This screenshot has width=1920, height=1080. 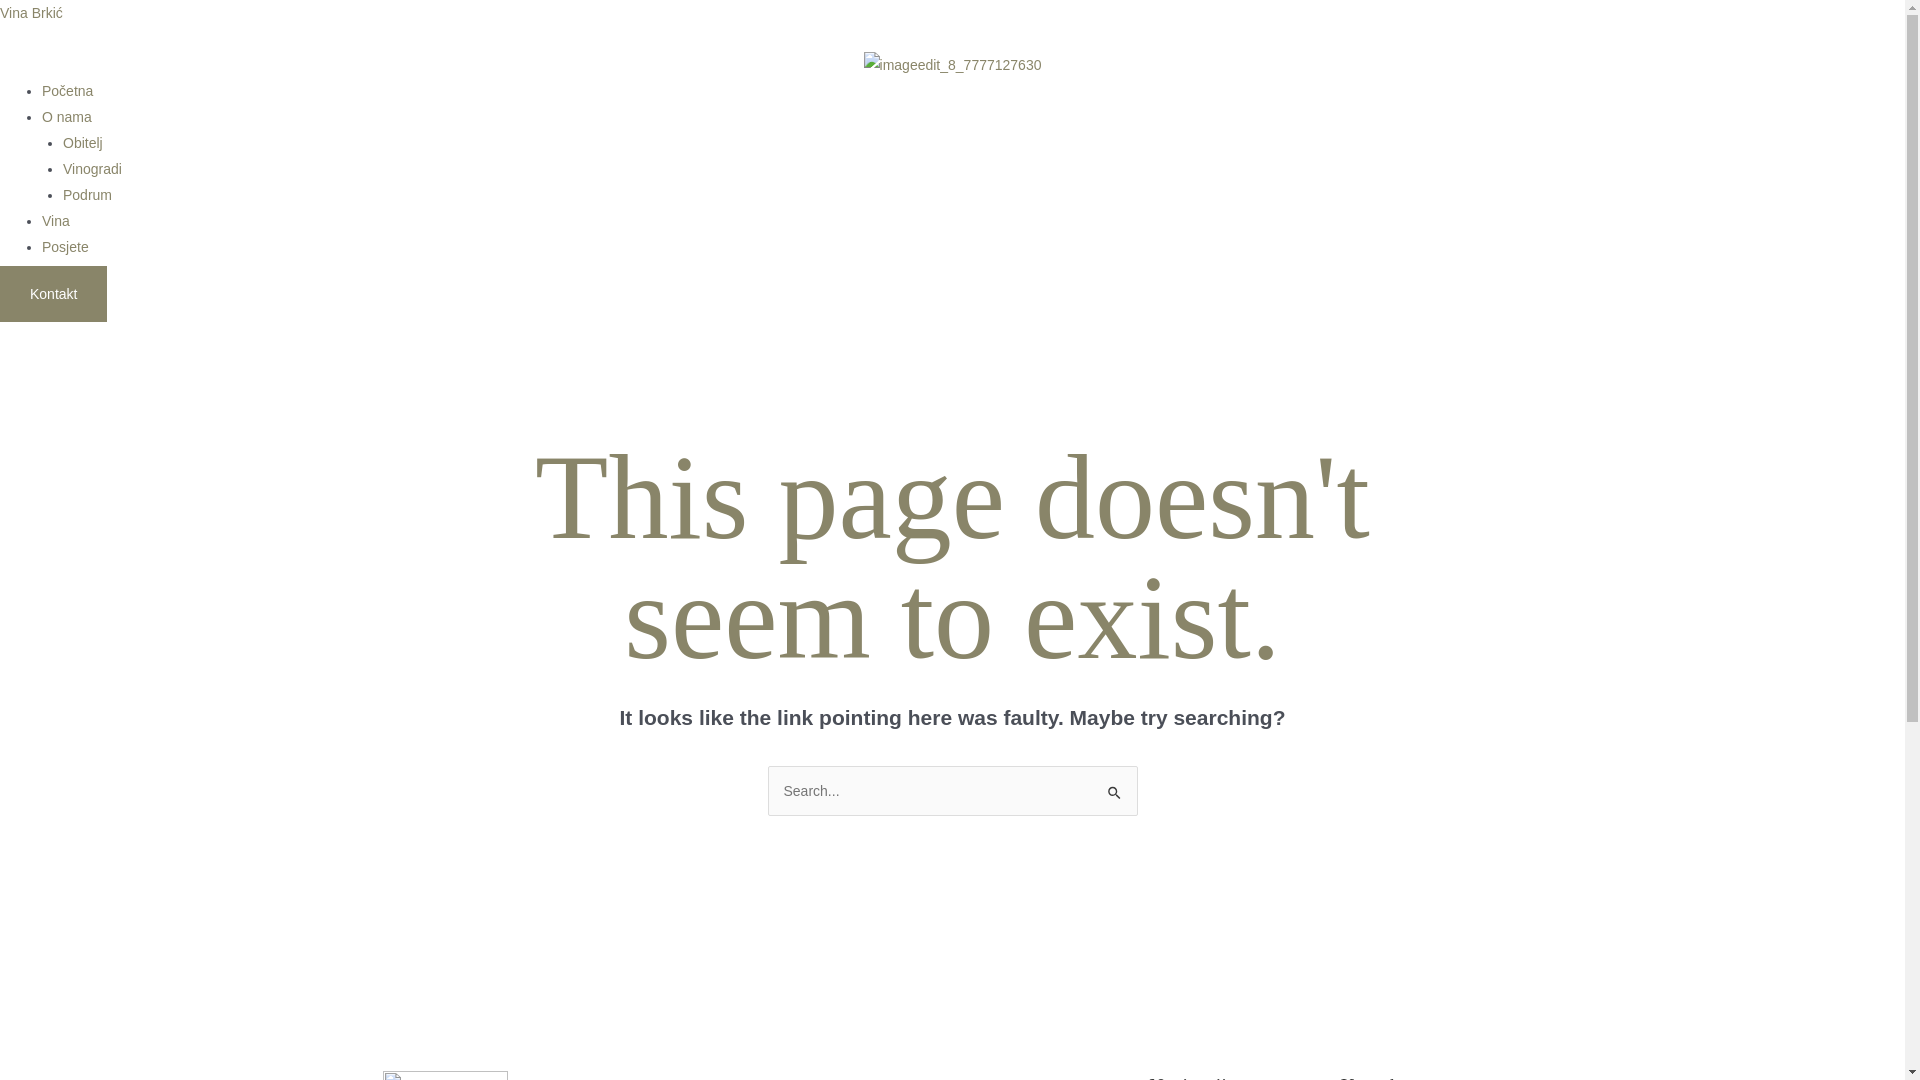 What do you see at coordinates (65, 245) in the screenshot?
I see `'Posjete'` at bounding box center [65, 245].